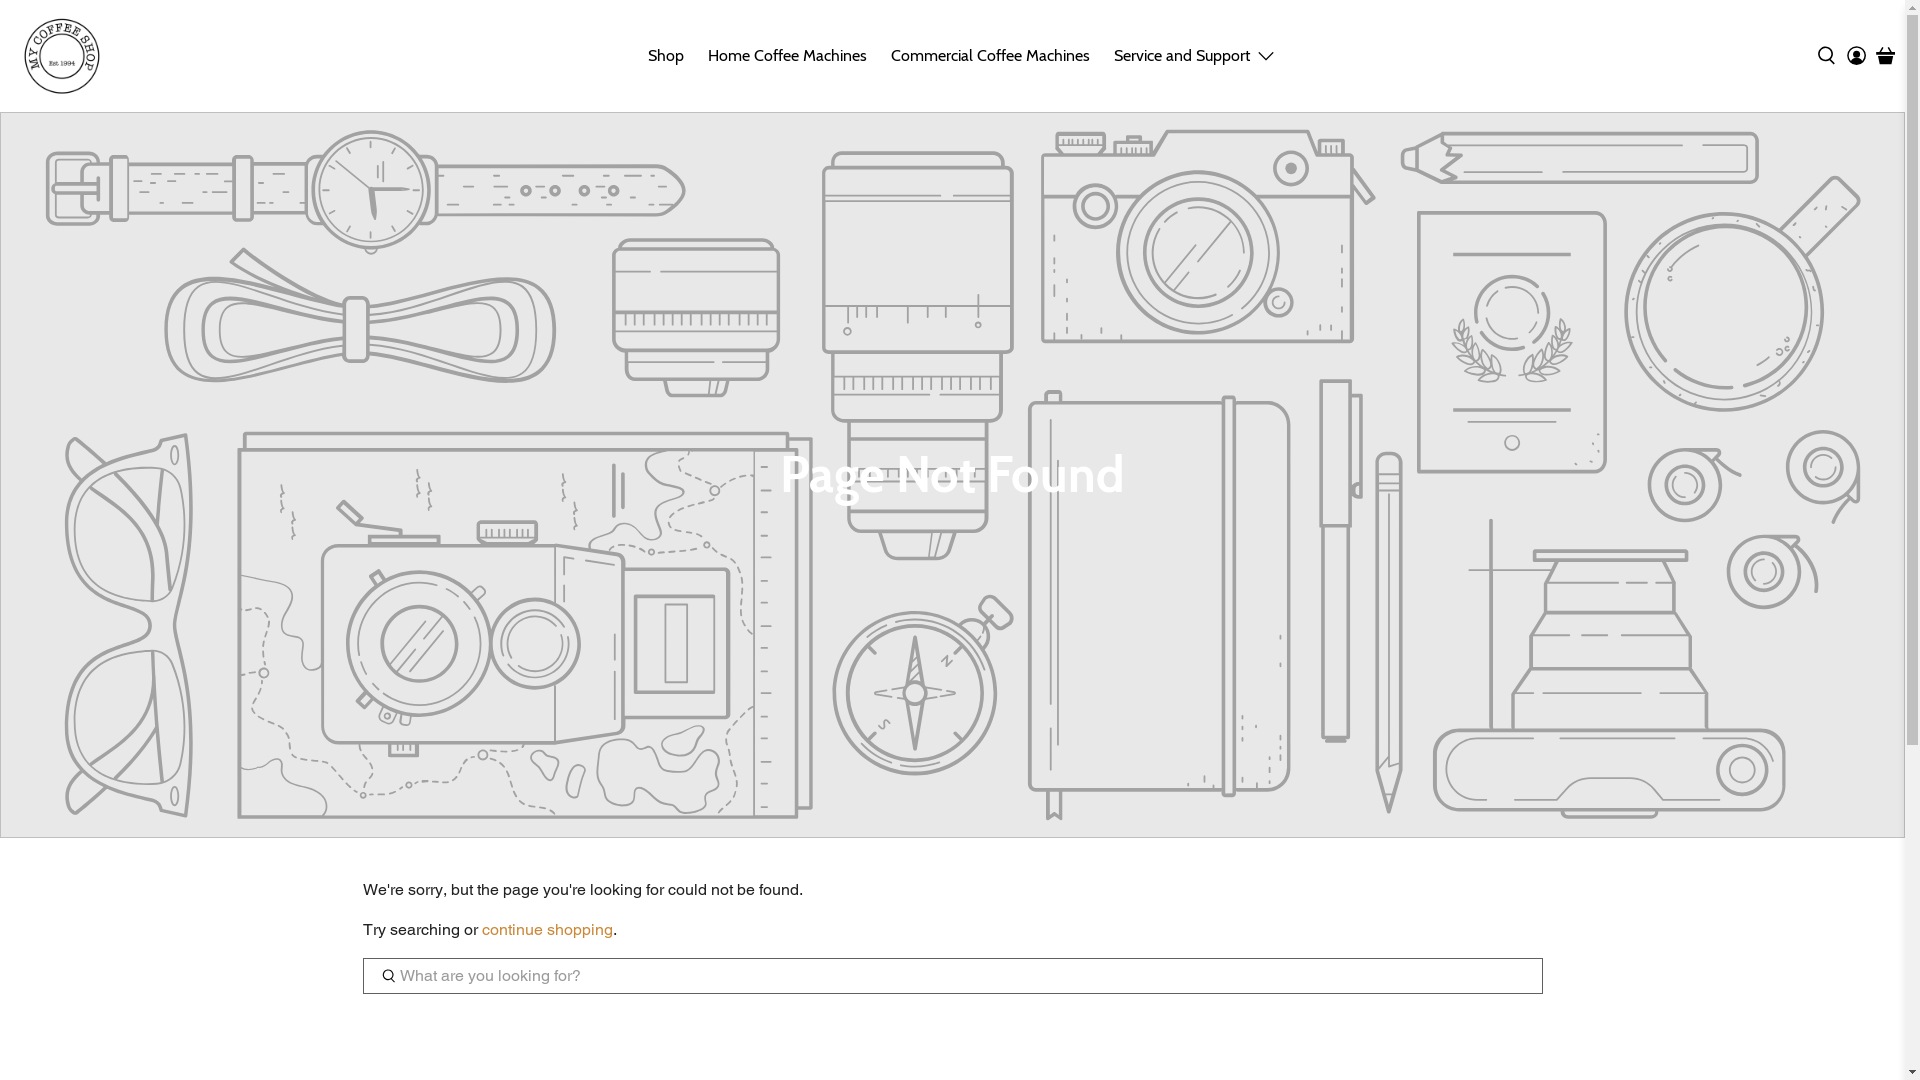  I want to click on 'Shop', so click(666, 55).